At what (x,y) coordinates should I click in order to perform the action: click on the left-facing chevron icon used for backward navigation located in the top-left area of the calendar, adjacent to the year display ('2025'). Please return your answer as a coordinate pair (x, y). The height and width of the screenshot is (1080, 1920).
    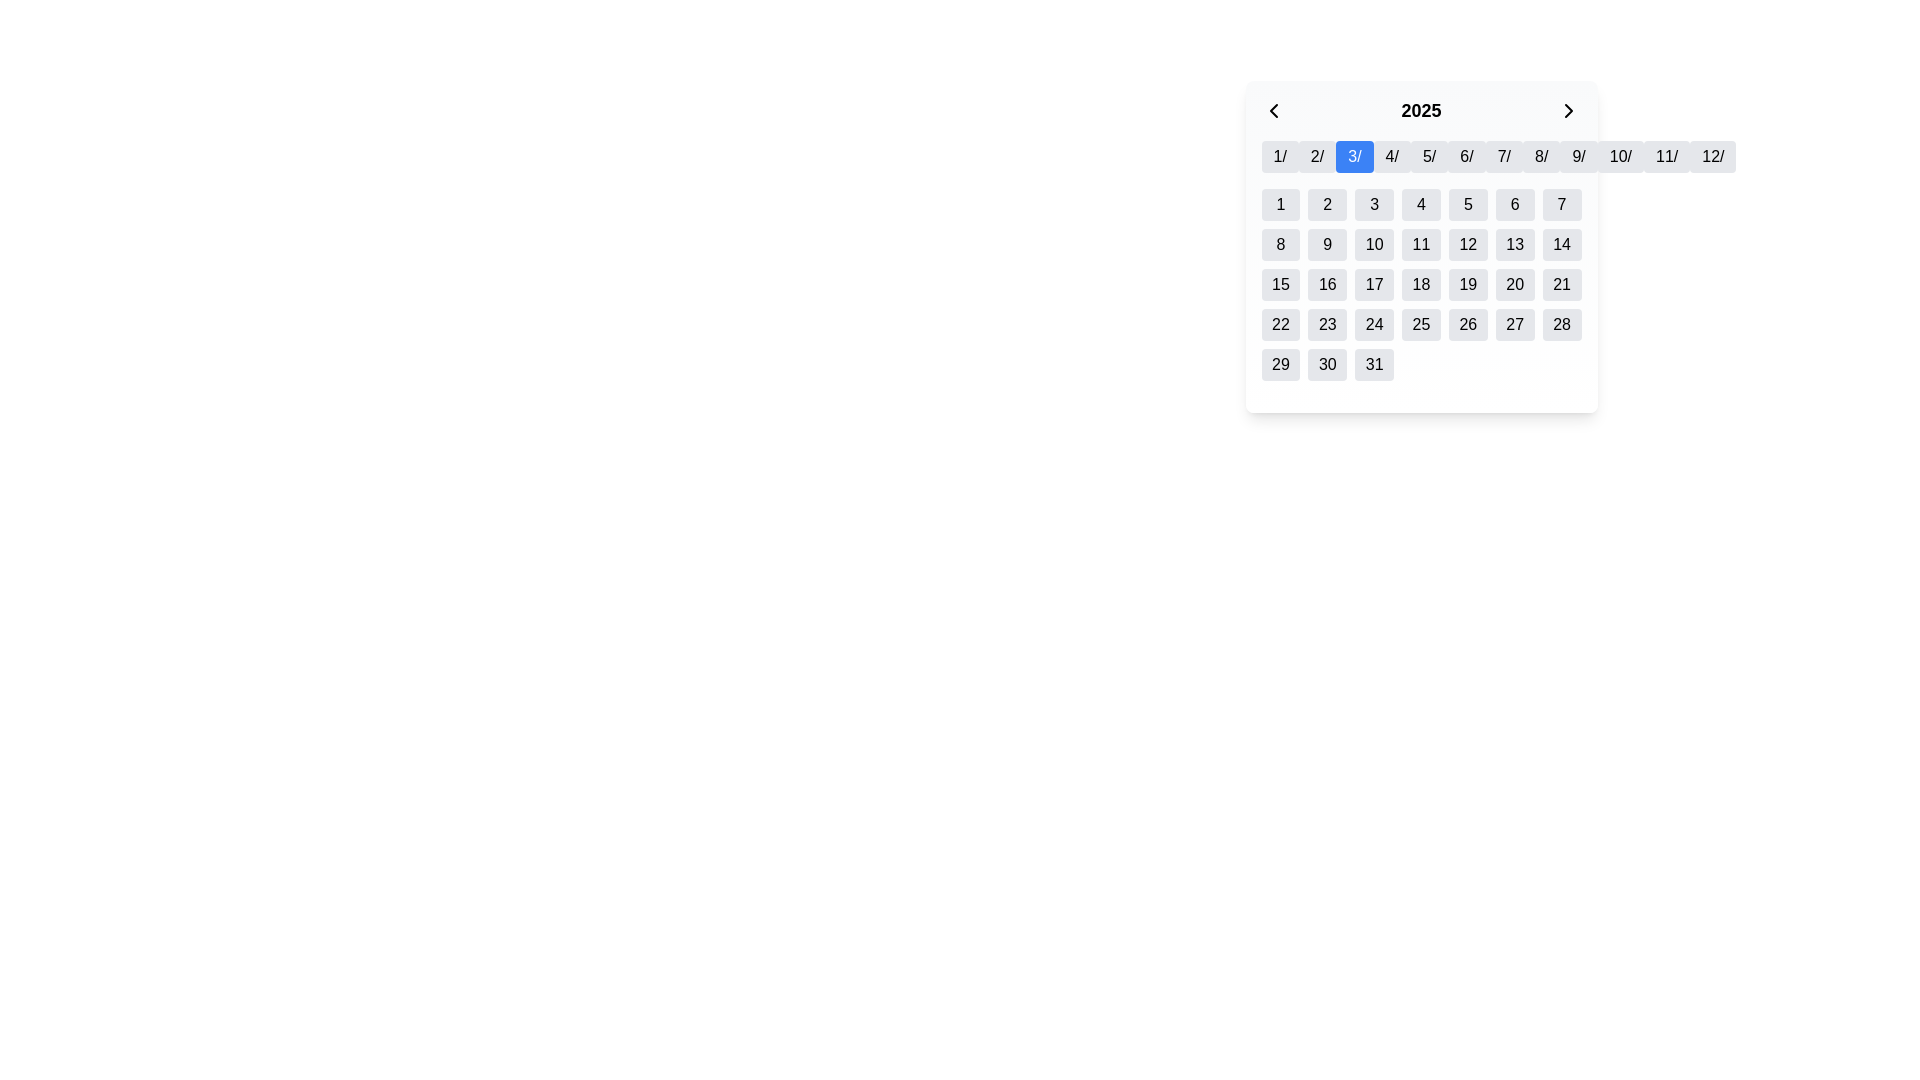
    Looking at the image, I should click on (1272, 111).